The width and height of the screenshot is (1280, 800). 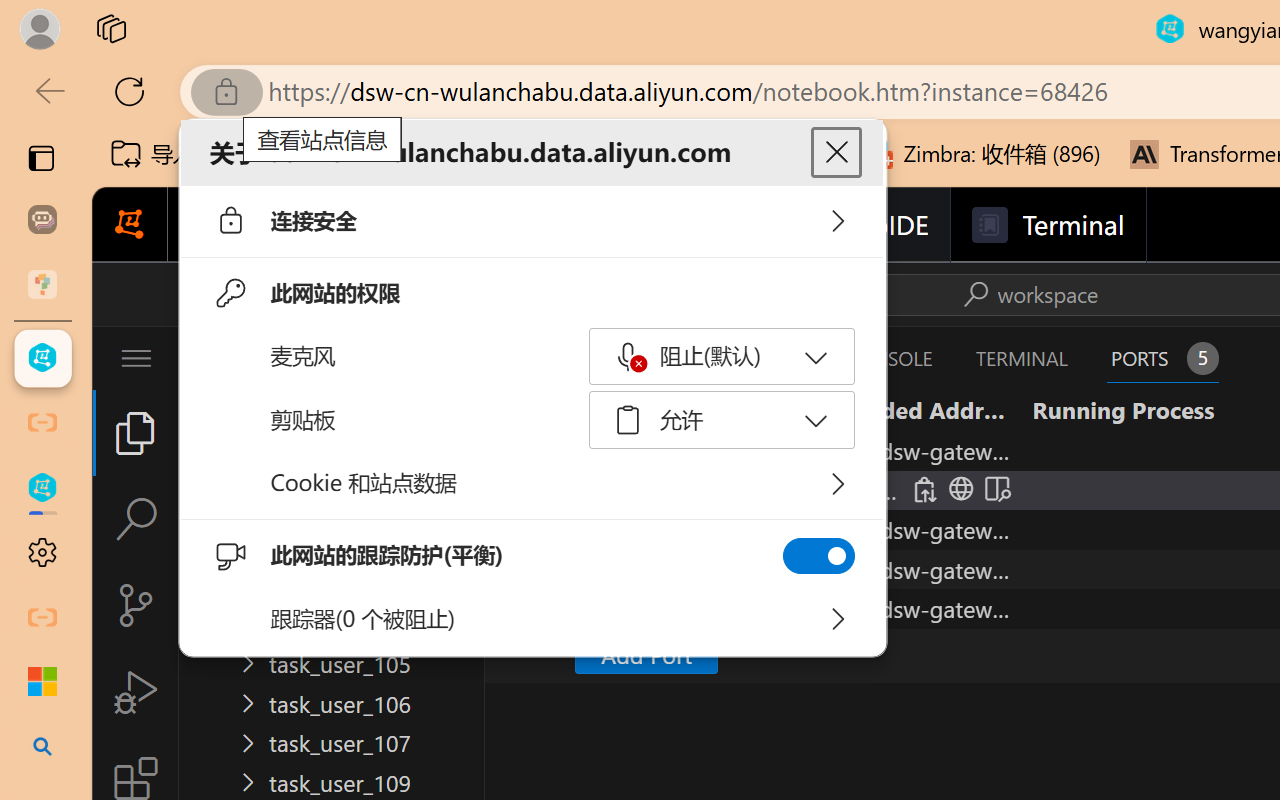 What do you see at coordinates (1021, 358) in the screenshot?
I see `'Terminal (Ctrl+`)'` at bounding box center [1021, 358].